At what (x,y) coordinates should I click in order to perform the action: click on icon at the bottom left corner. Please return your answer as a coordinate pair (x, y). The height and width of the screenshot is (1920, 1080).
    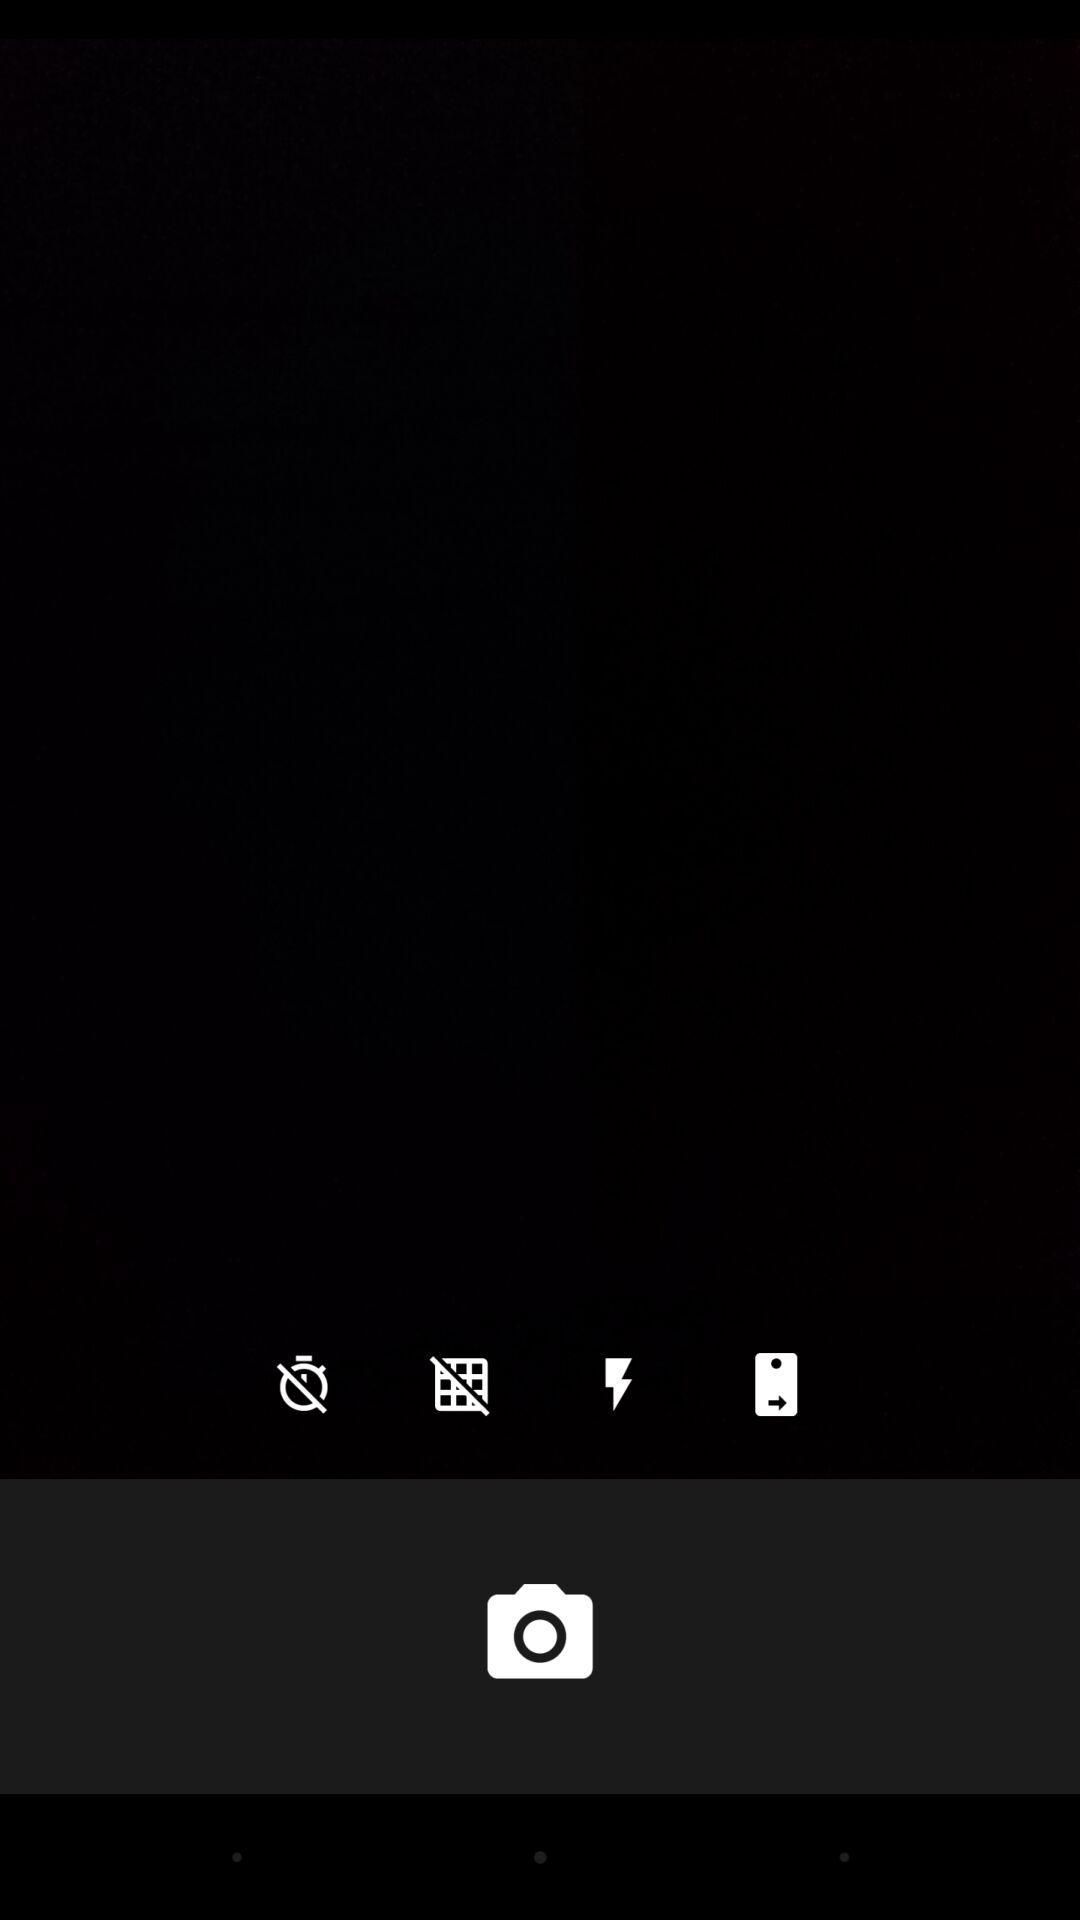
    Looking at the image, I should click on (303, 1383).